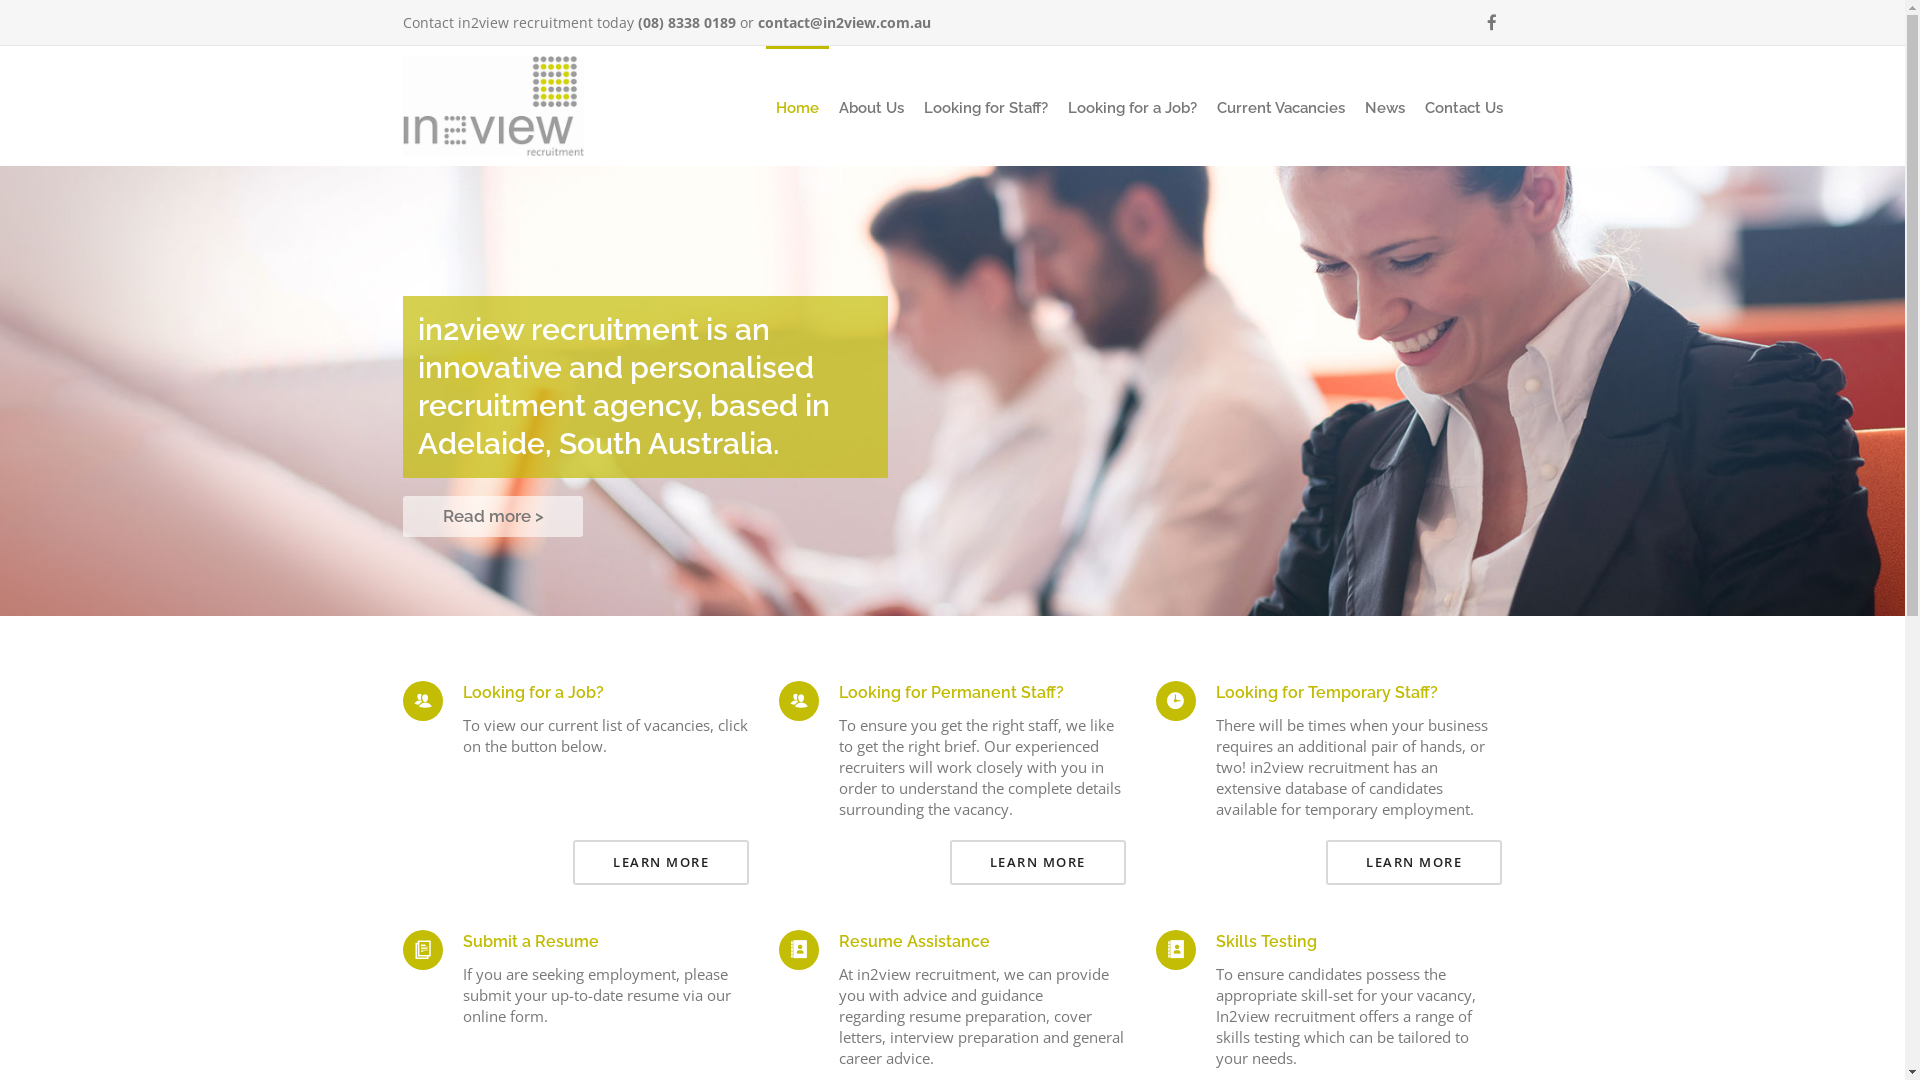 The width and height of the screenshot is (1920, 1080). I want to click on 'Skills Testing', so click(1265, 941).